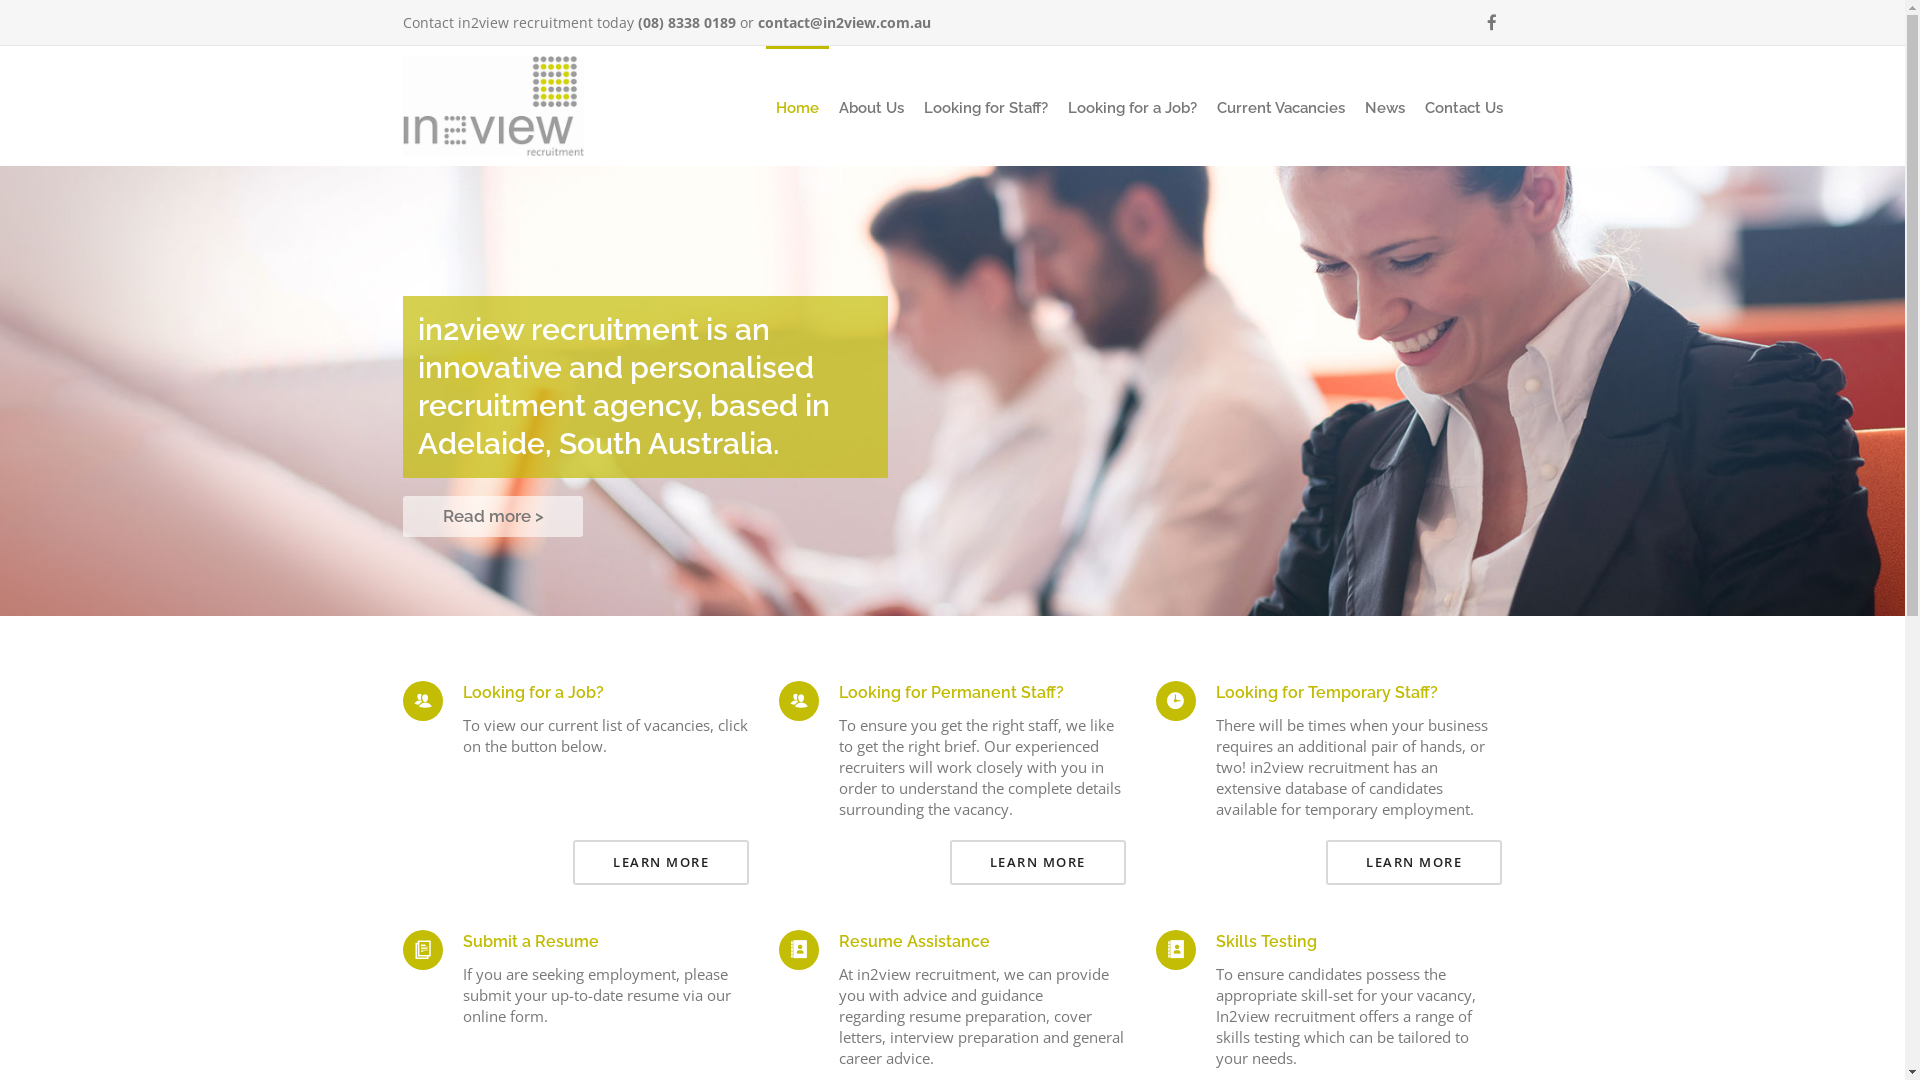 The width and height of the screenshot is (1920, 1080). I want to click on 'Skills Testing', so click(1265, 941).